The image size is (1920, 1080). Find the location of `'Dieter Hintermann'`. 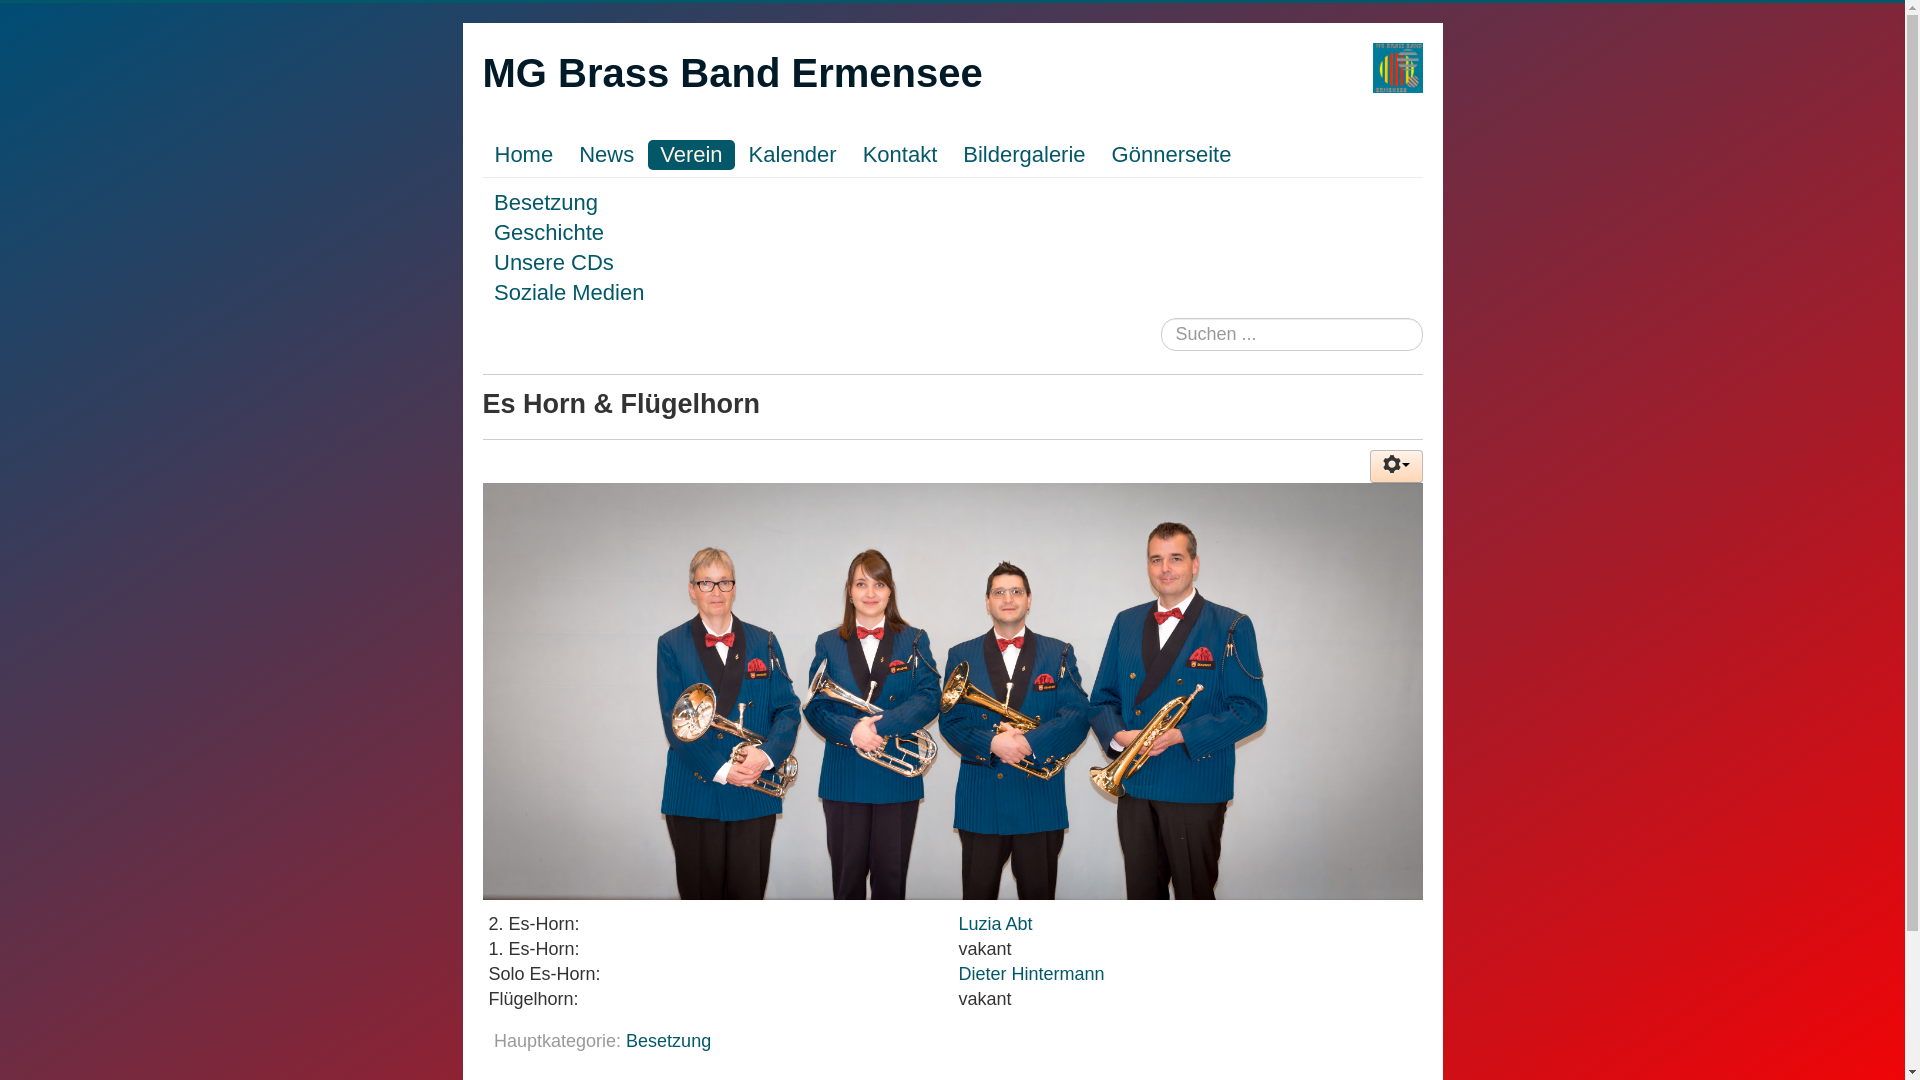

'Dieter Hintermann' is located at coordinates (1032, 973).